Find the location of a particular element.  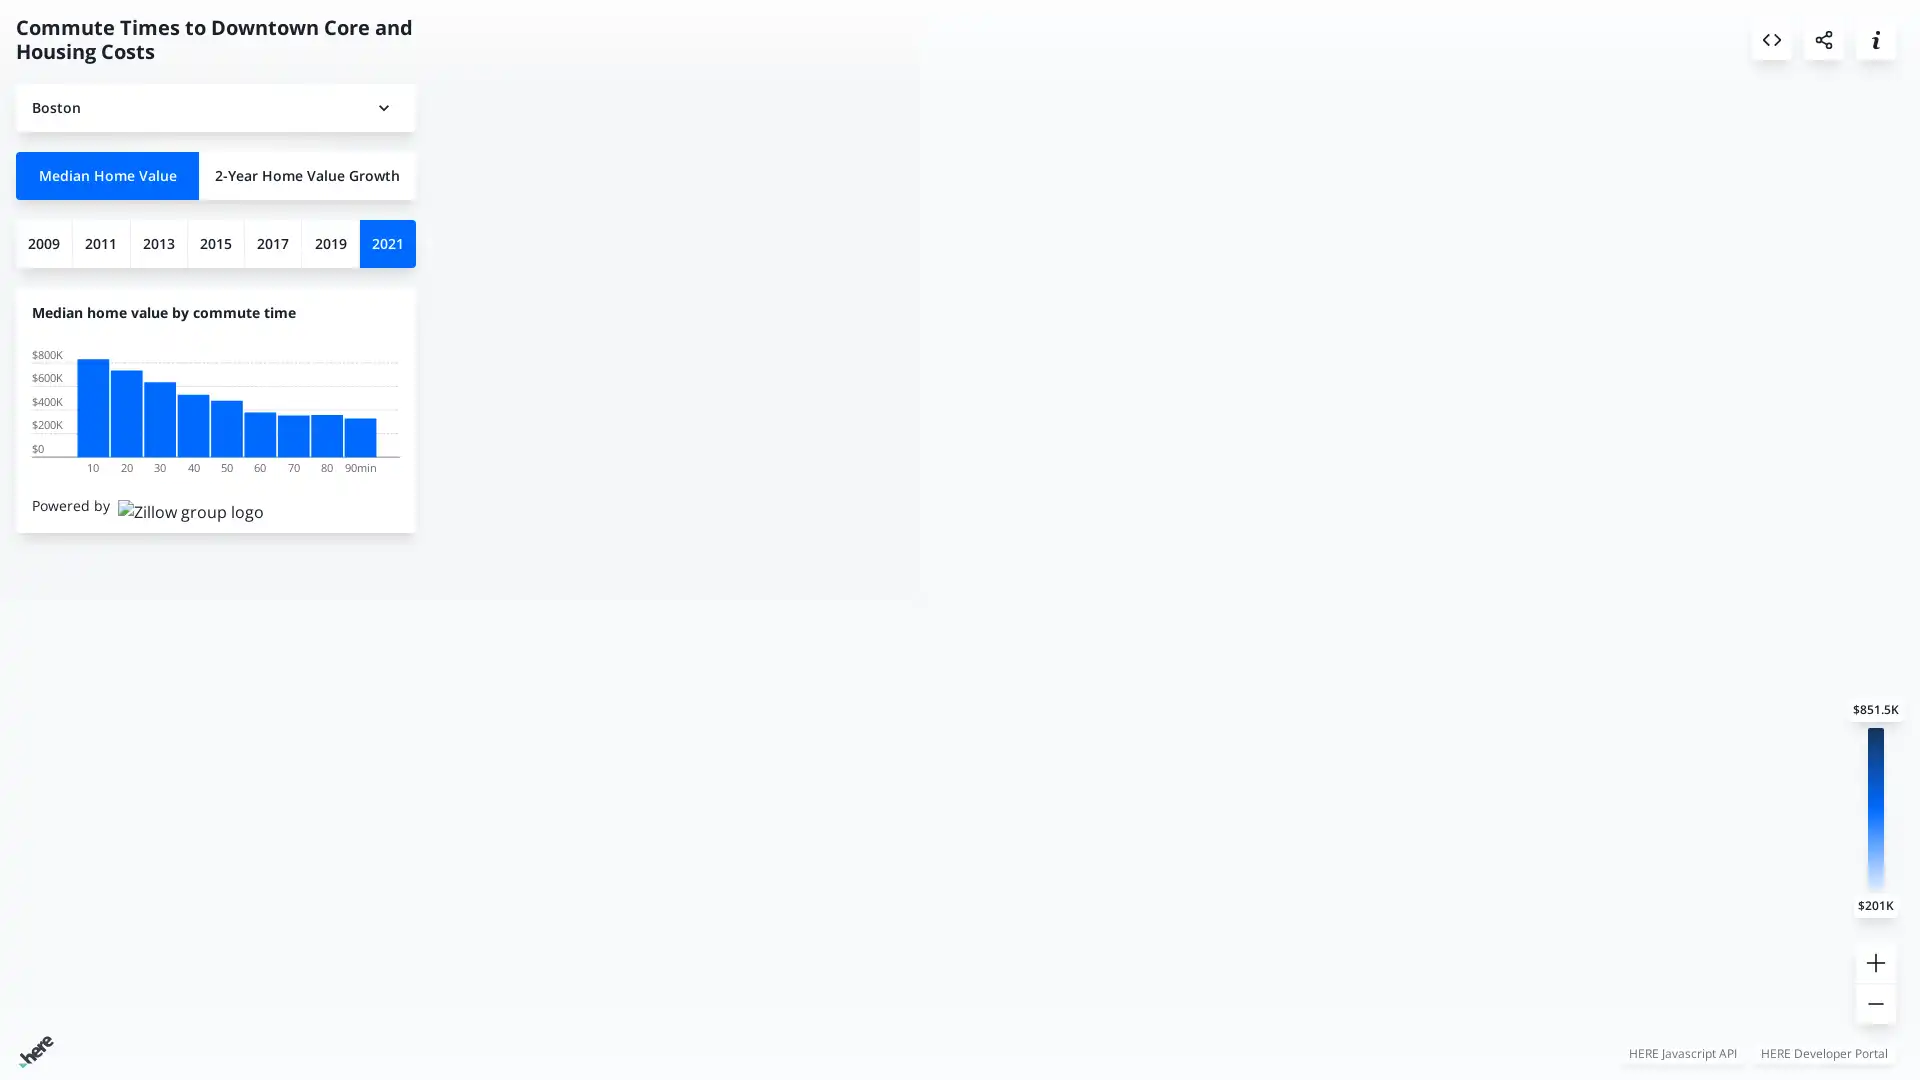

Embed is located at coordinates (1771, 39).